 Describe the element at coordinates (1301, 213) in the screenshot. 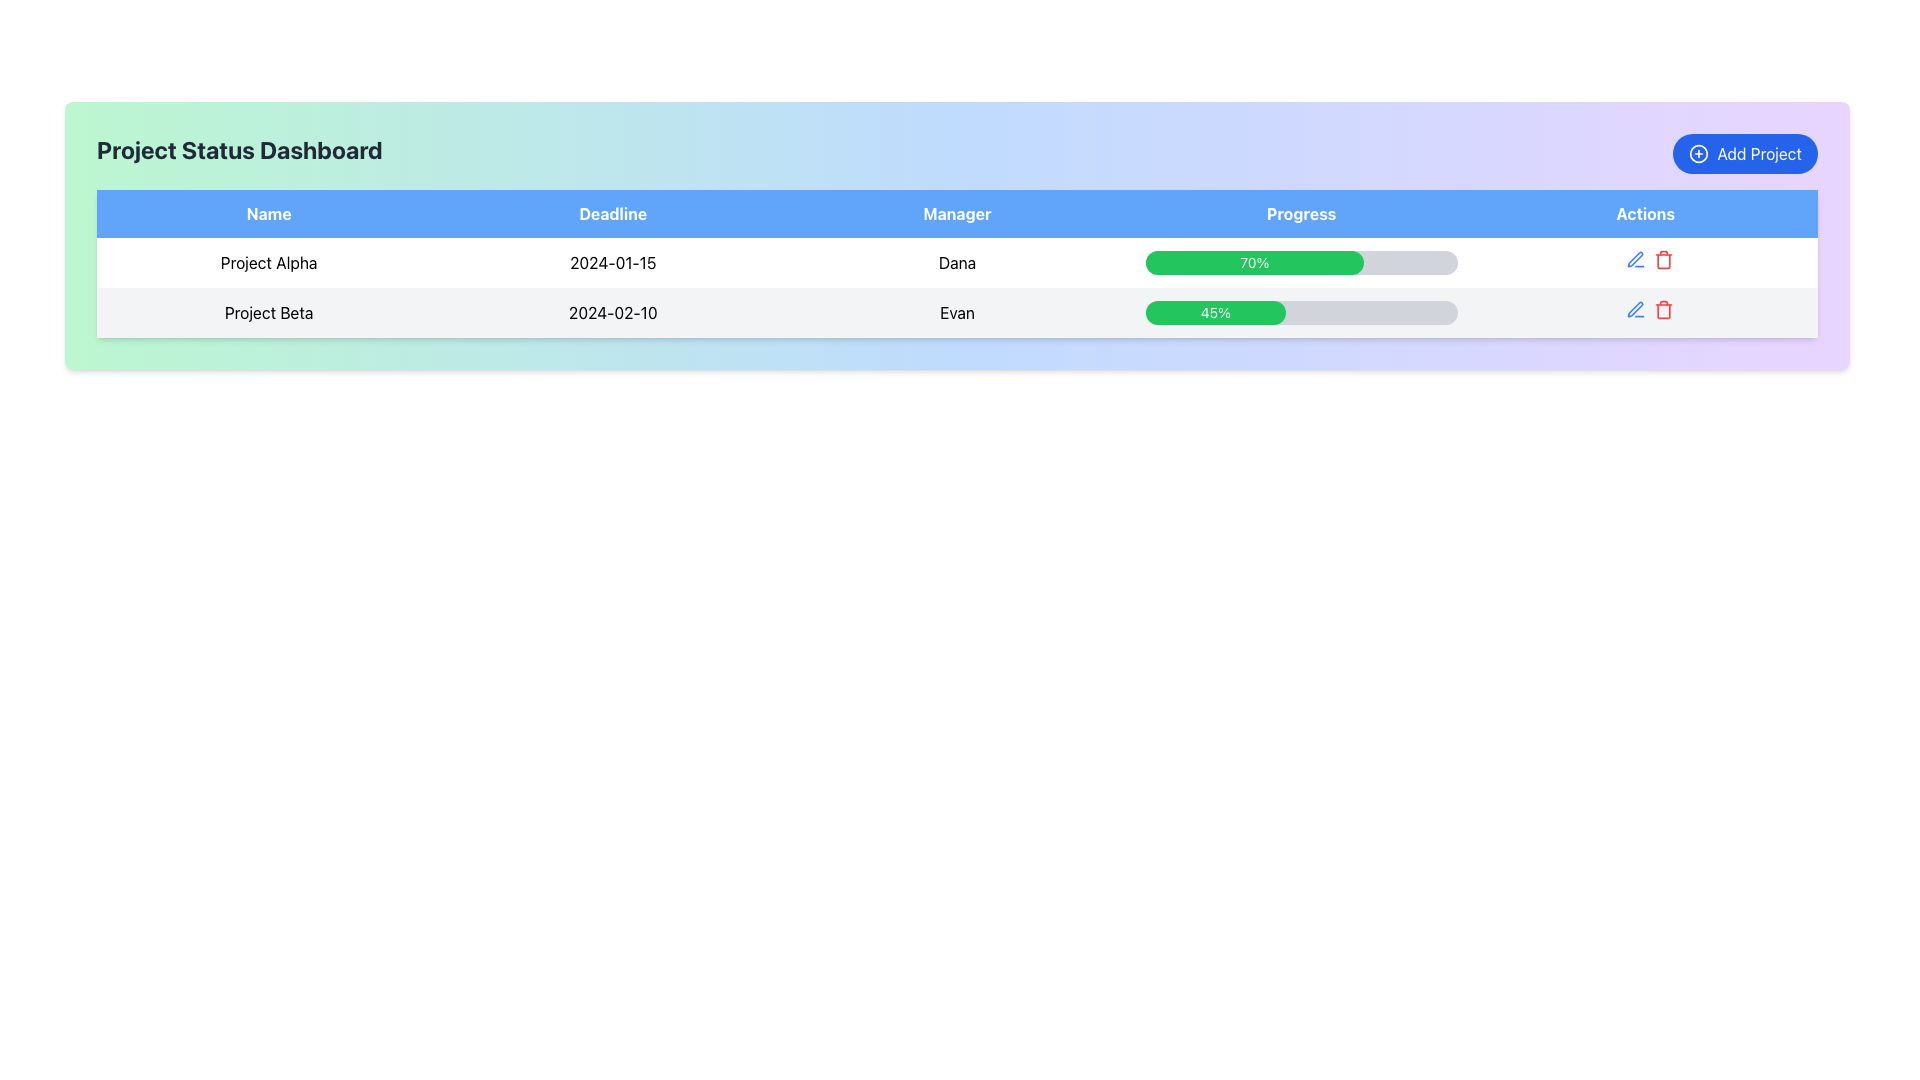

I see `the 'Progress Status' text label, which is the fourth column header in the table, indicating the data below it pertains to progress status` at that location.